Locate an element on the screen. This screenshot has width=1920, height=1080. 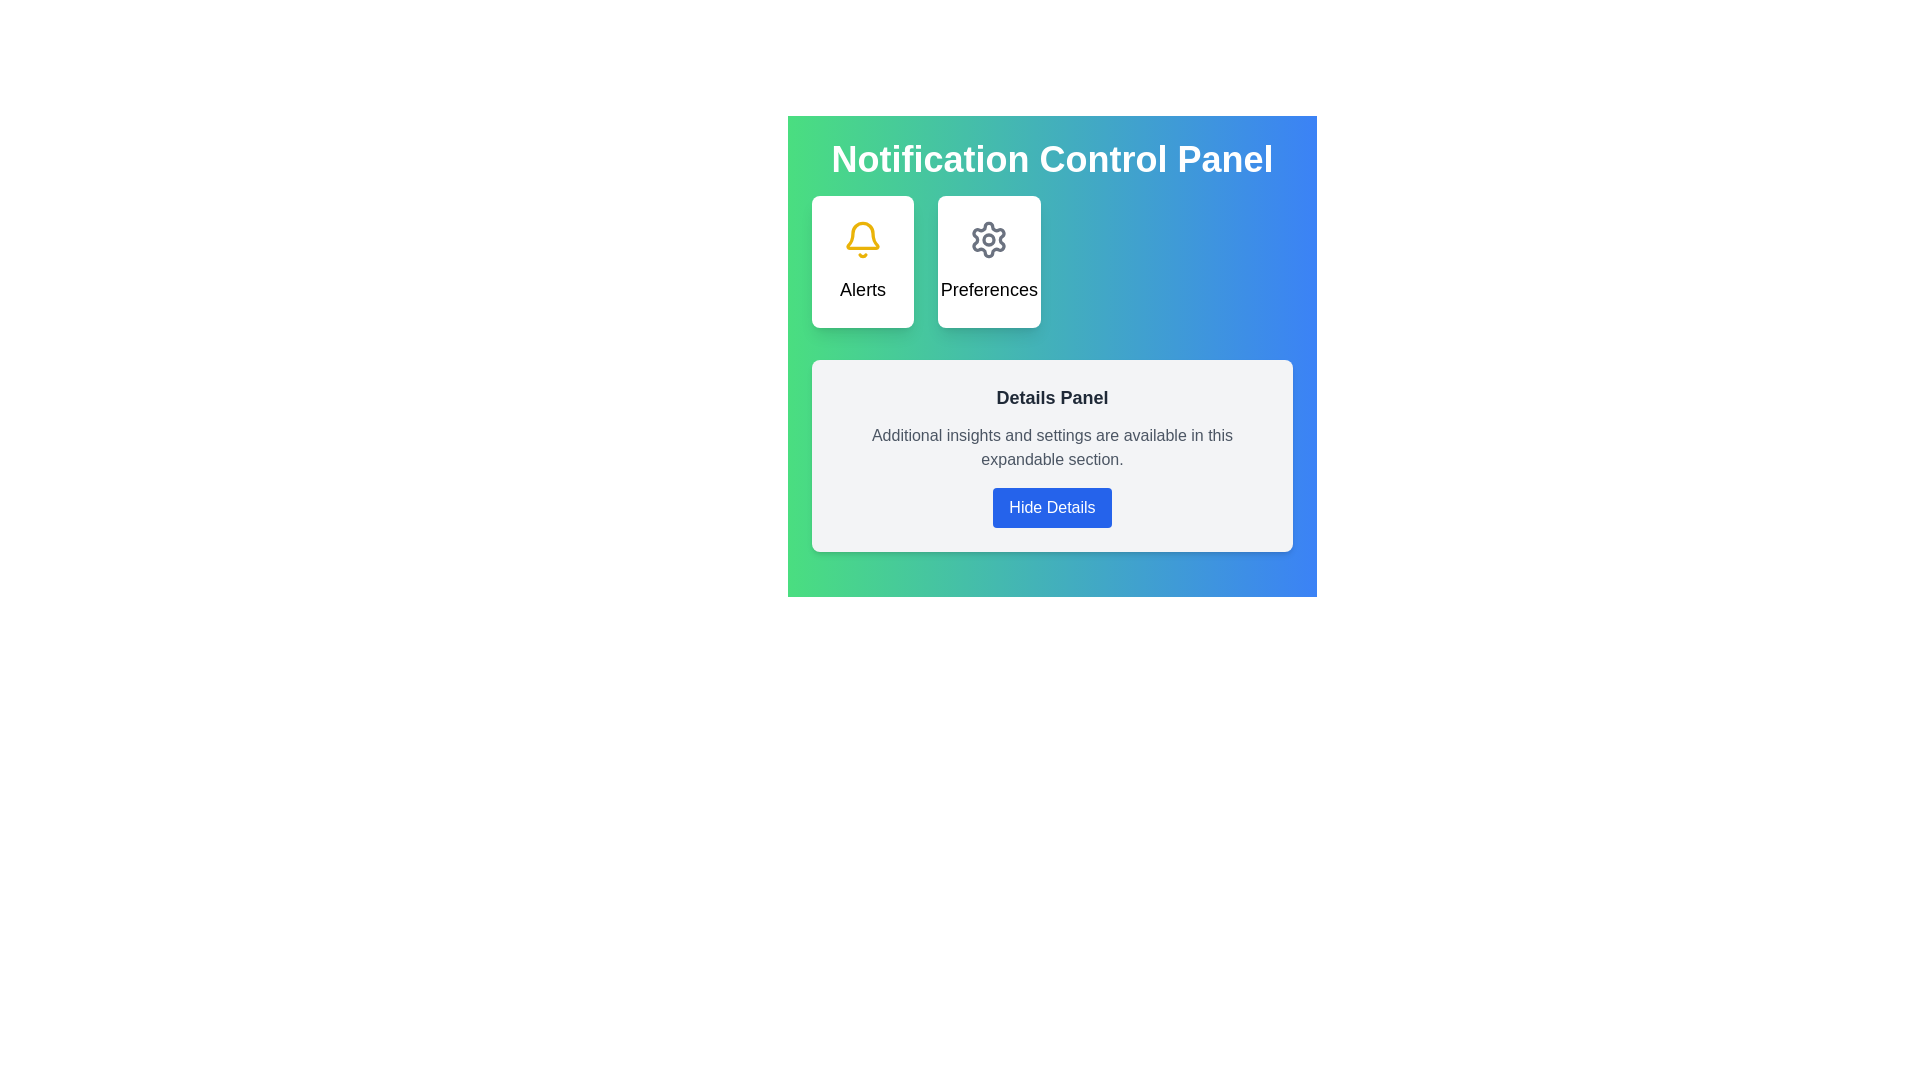
the decorative element that enhances the gear icon, which is the second icon from the left in the top panel is located at coordinates (989, 238).